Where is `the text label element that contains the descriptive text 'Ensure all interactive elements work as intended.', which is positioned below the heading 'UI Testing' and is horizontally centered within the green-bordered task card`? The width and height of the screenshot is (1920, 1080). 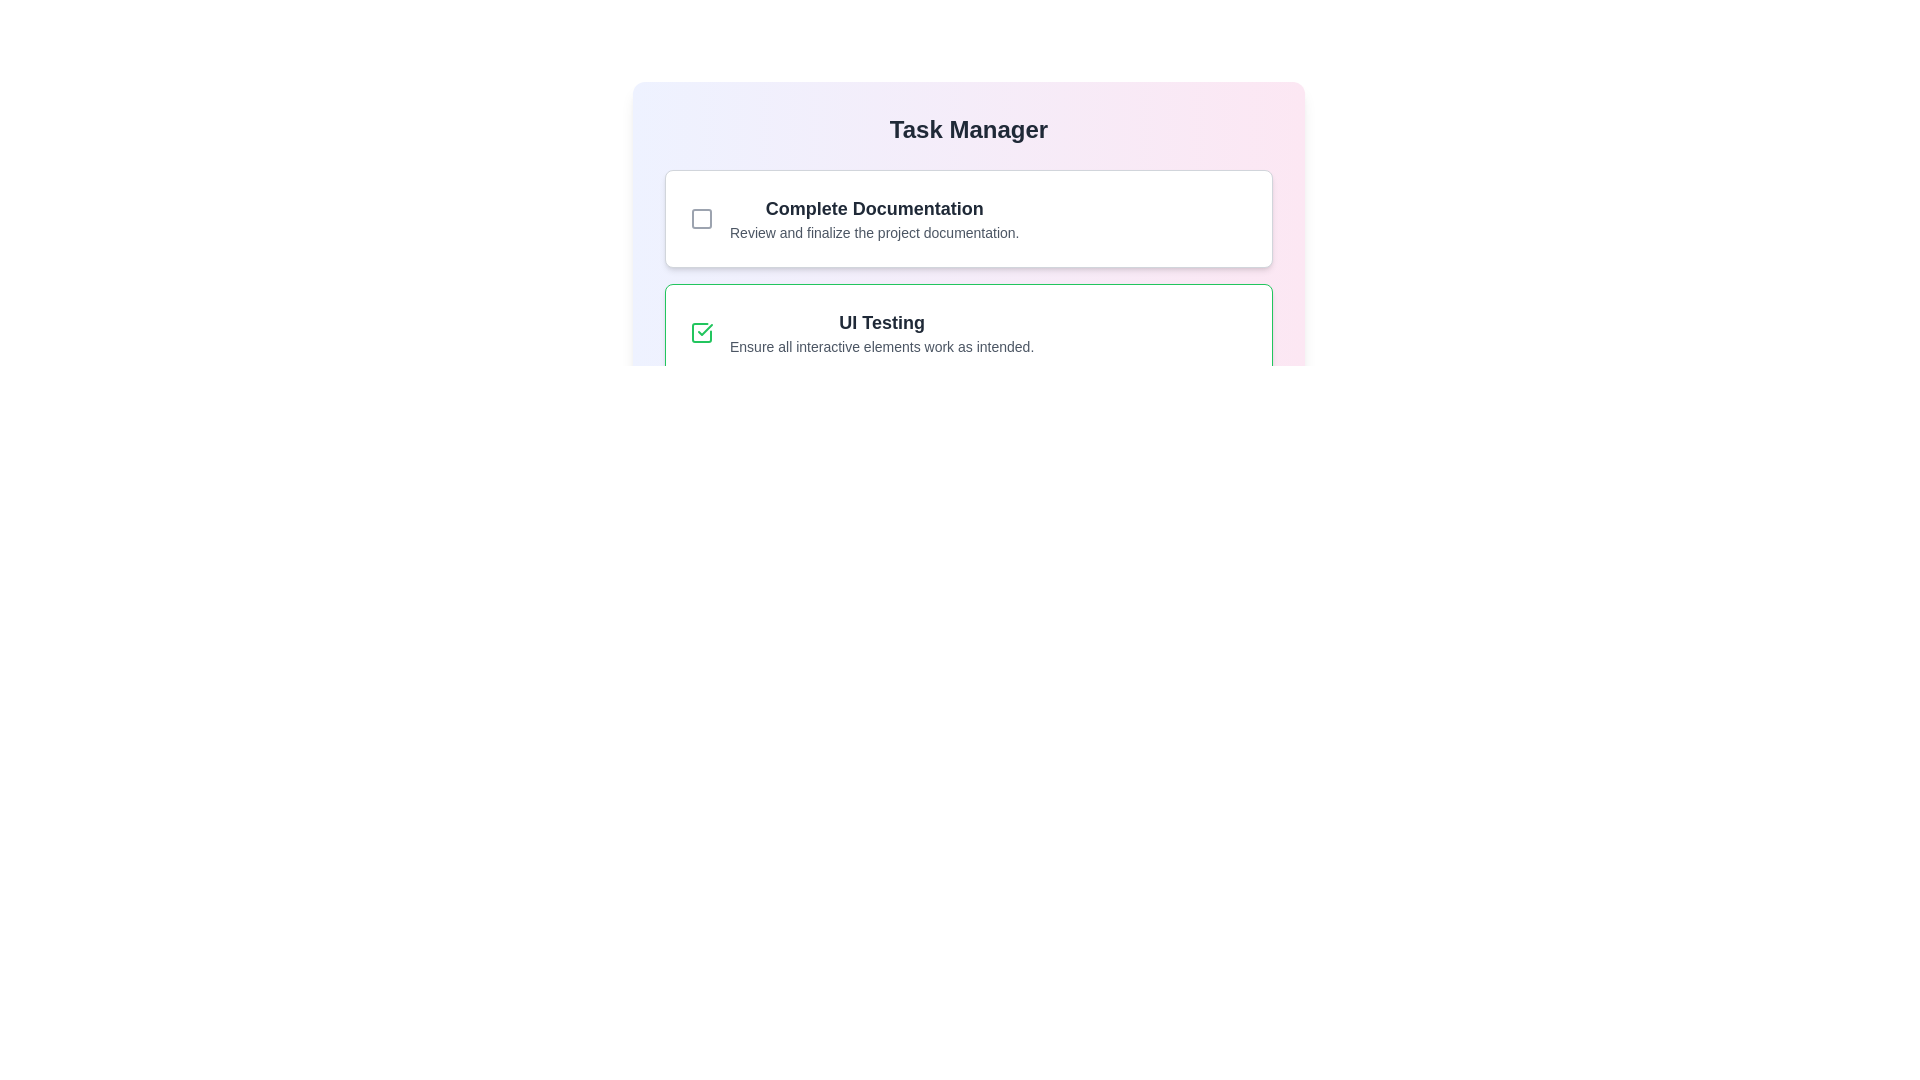
the text label element that contains the descriptive text 'Ensure all interactive elements work as intended.', which is positioned below the heading 'UI Testing' and is horizontally centered within the green-bordered task card is located at coordinates (881, 346).